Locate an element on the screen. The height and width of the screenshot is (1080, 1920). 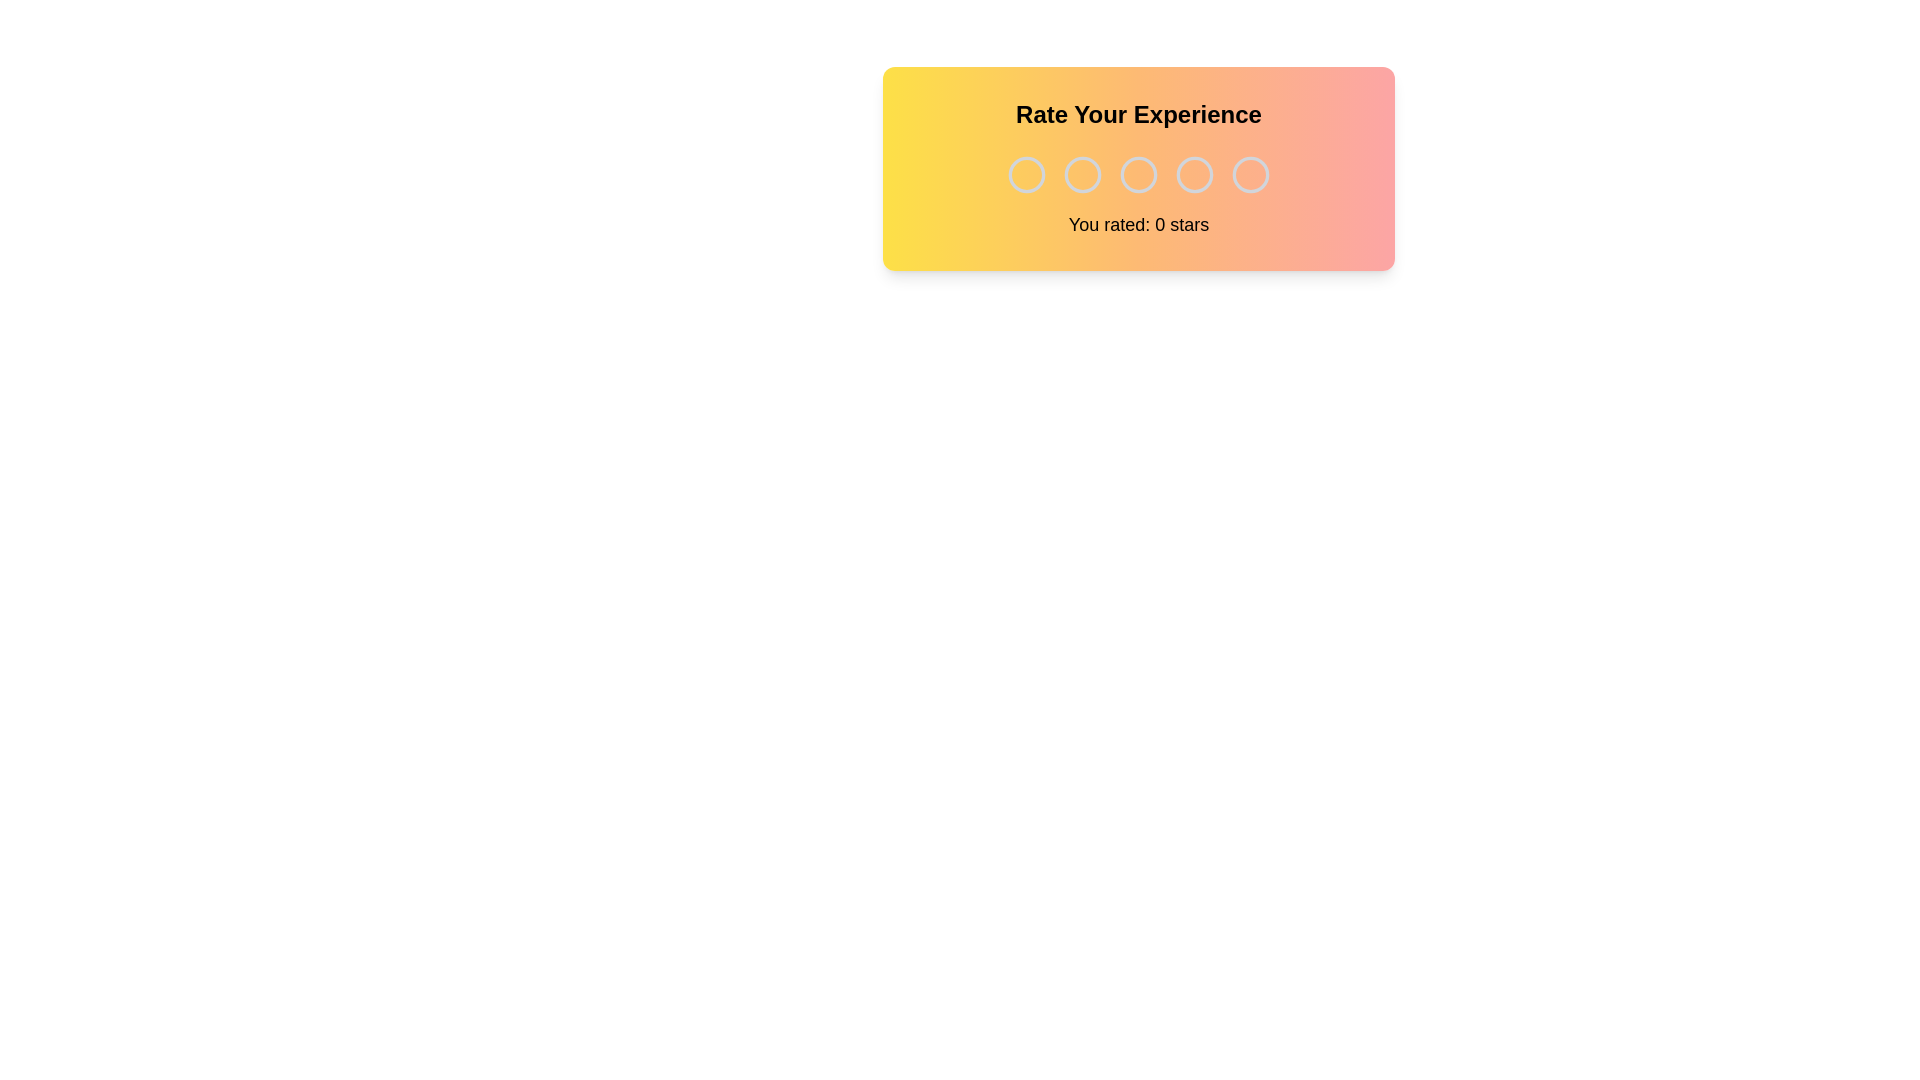
the rating to 5 stars by clicking on the corresponding star is located at coordinates (1250, 173).